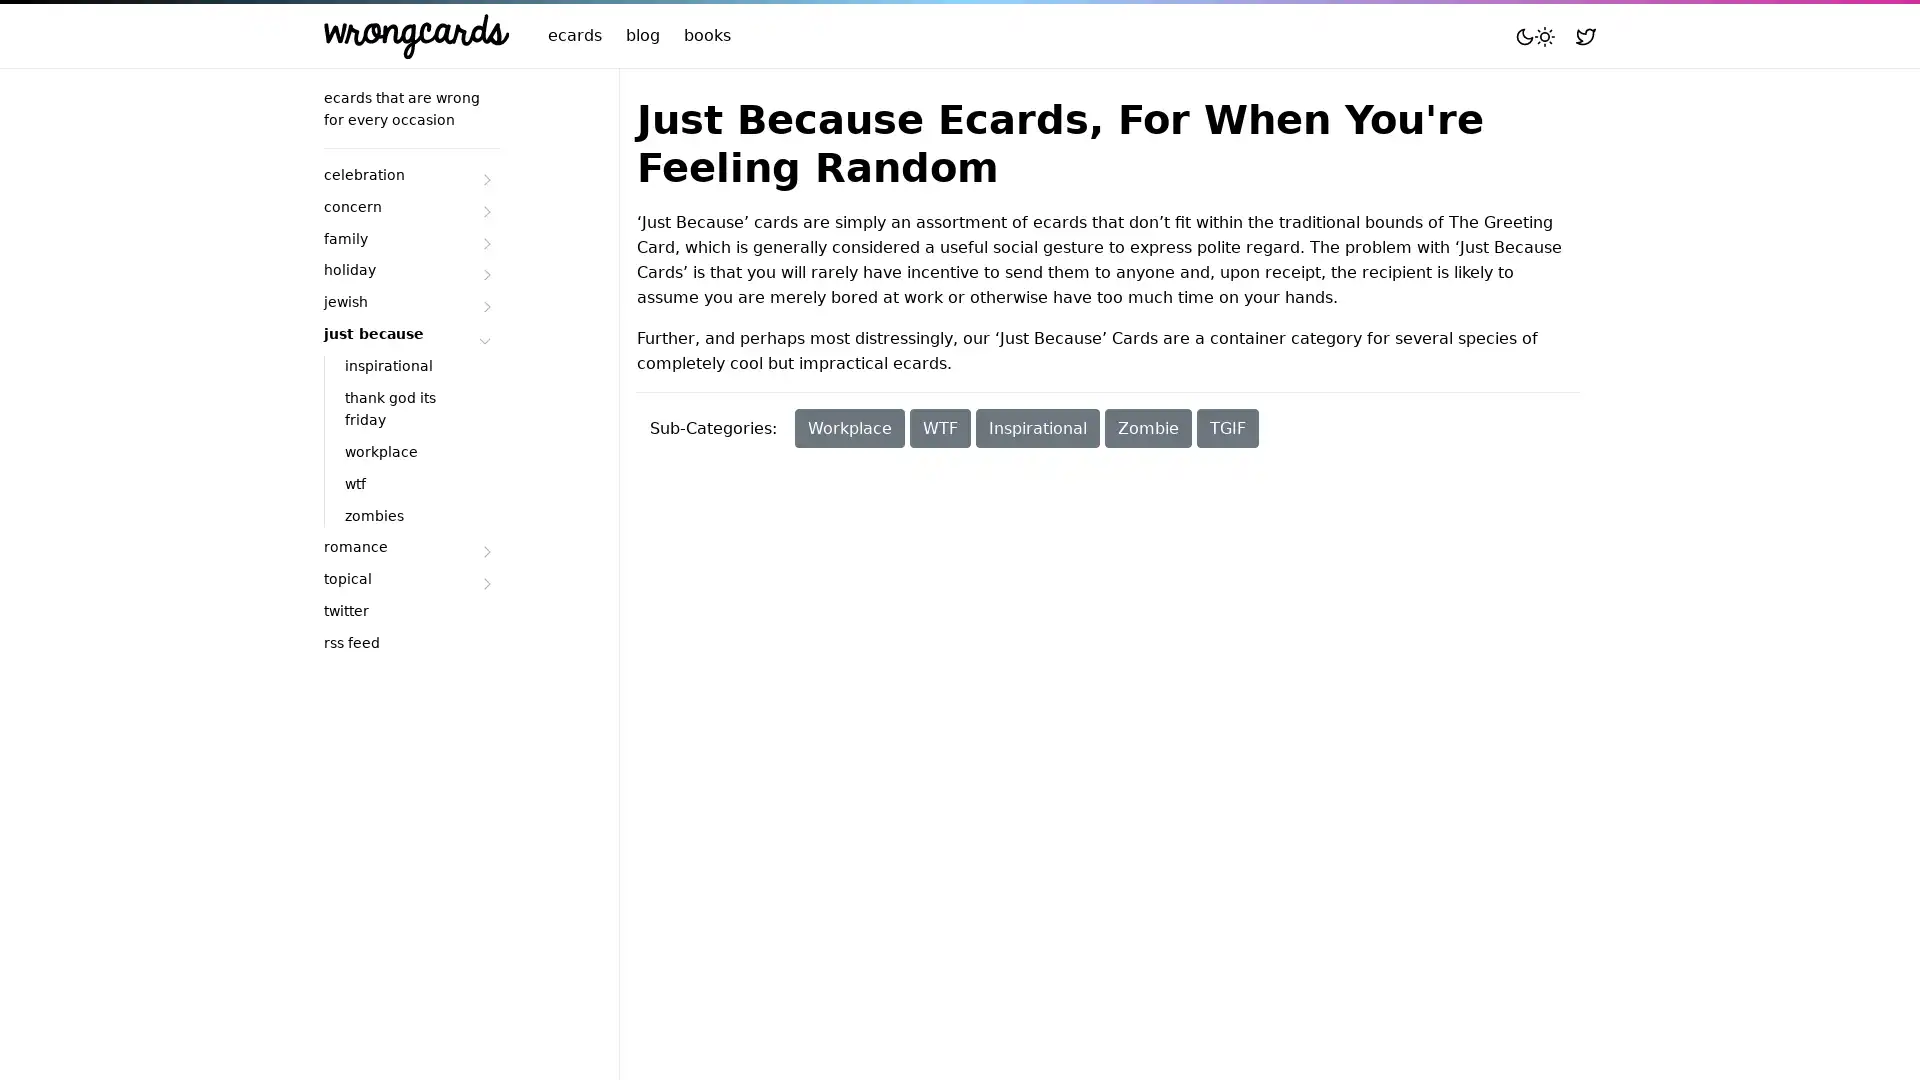 The width and height of the screenshot is (1920, 1080). What do you see at coordinates (484, 338) in the screenshot?
I see `Submenu` at bounding box center [484, 338].